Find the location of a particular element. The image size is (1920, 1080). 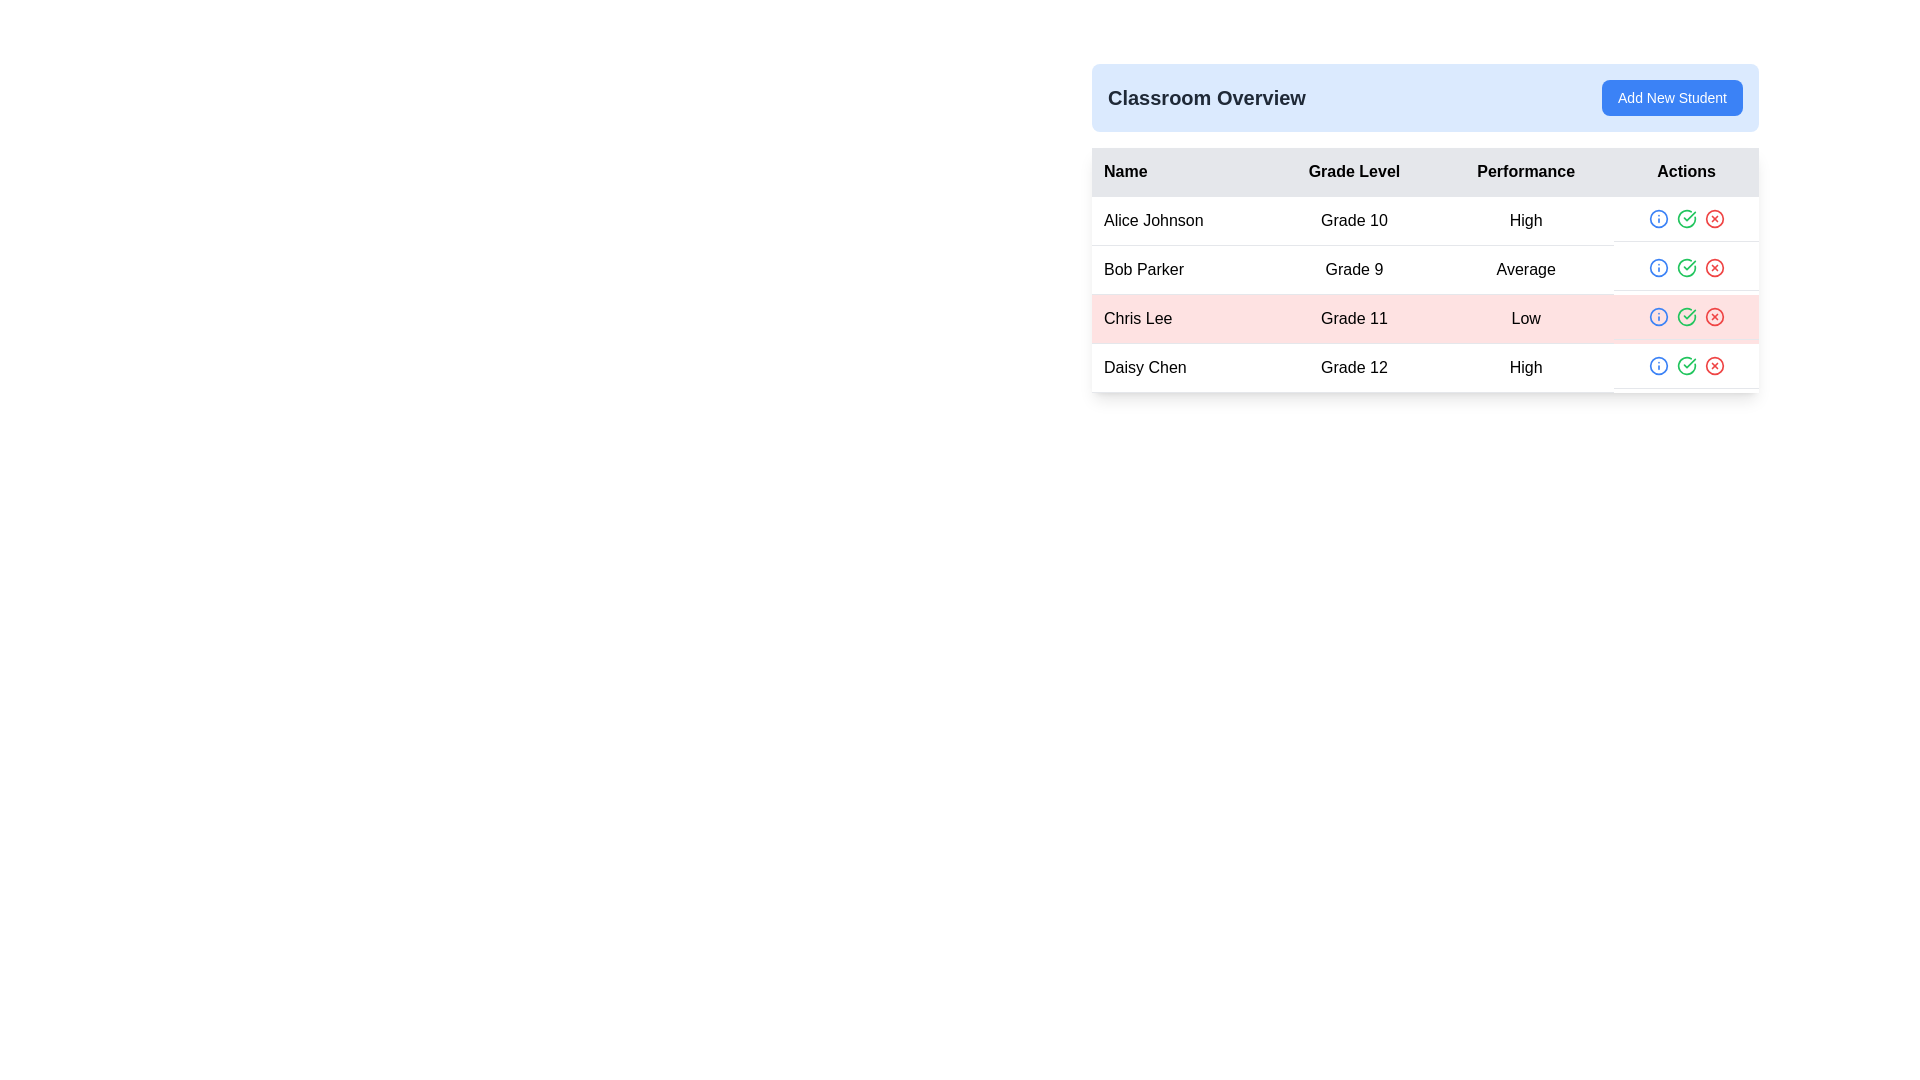

the text label 'High' in black font located in the third column of the last row in the 'Classroom Overview' table is located at coordinates (1525, 367).